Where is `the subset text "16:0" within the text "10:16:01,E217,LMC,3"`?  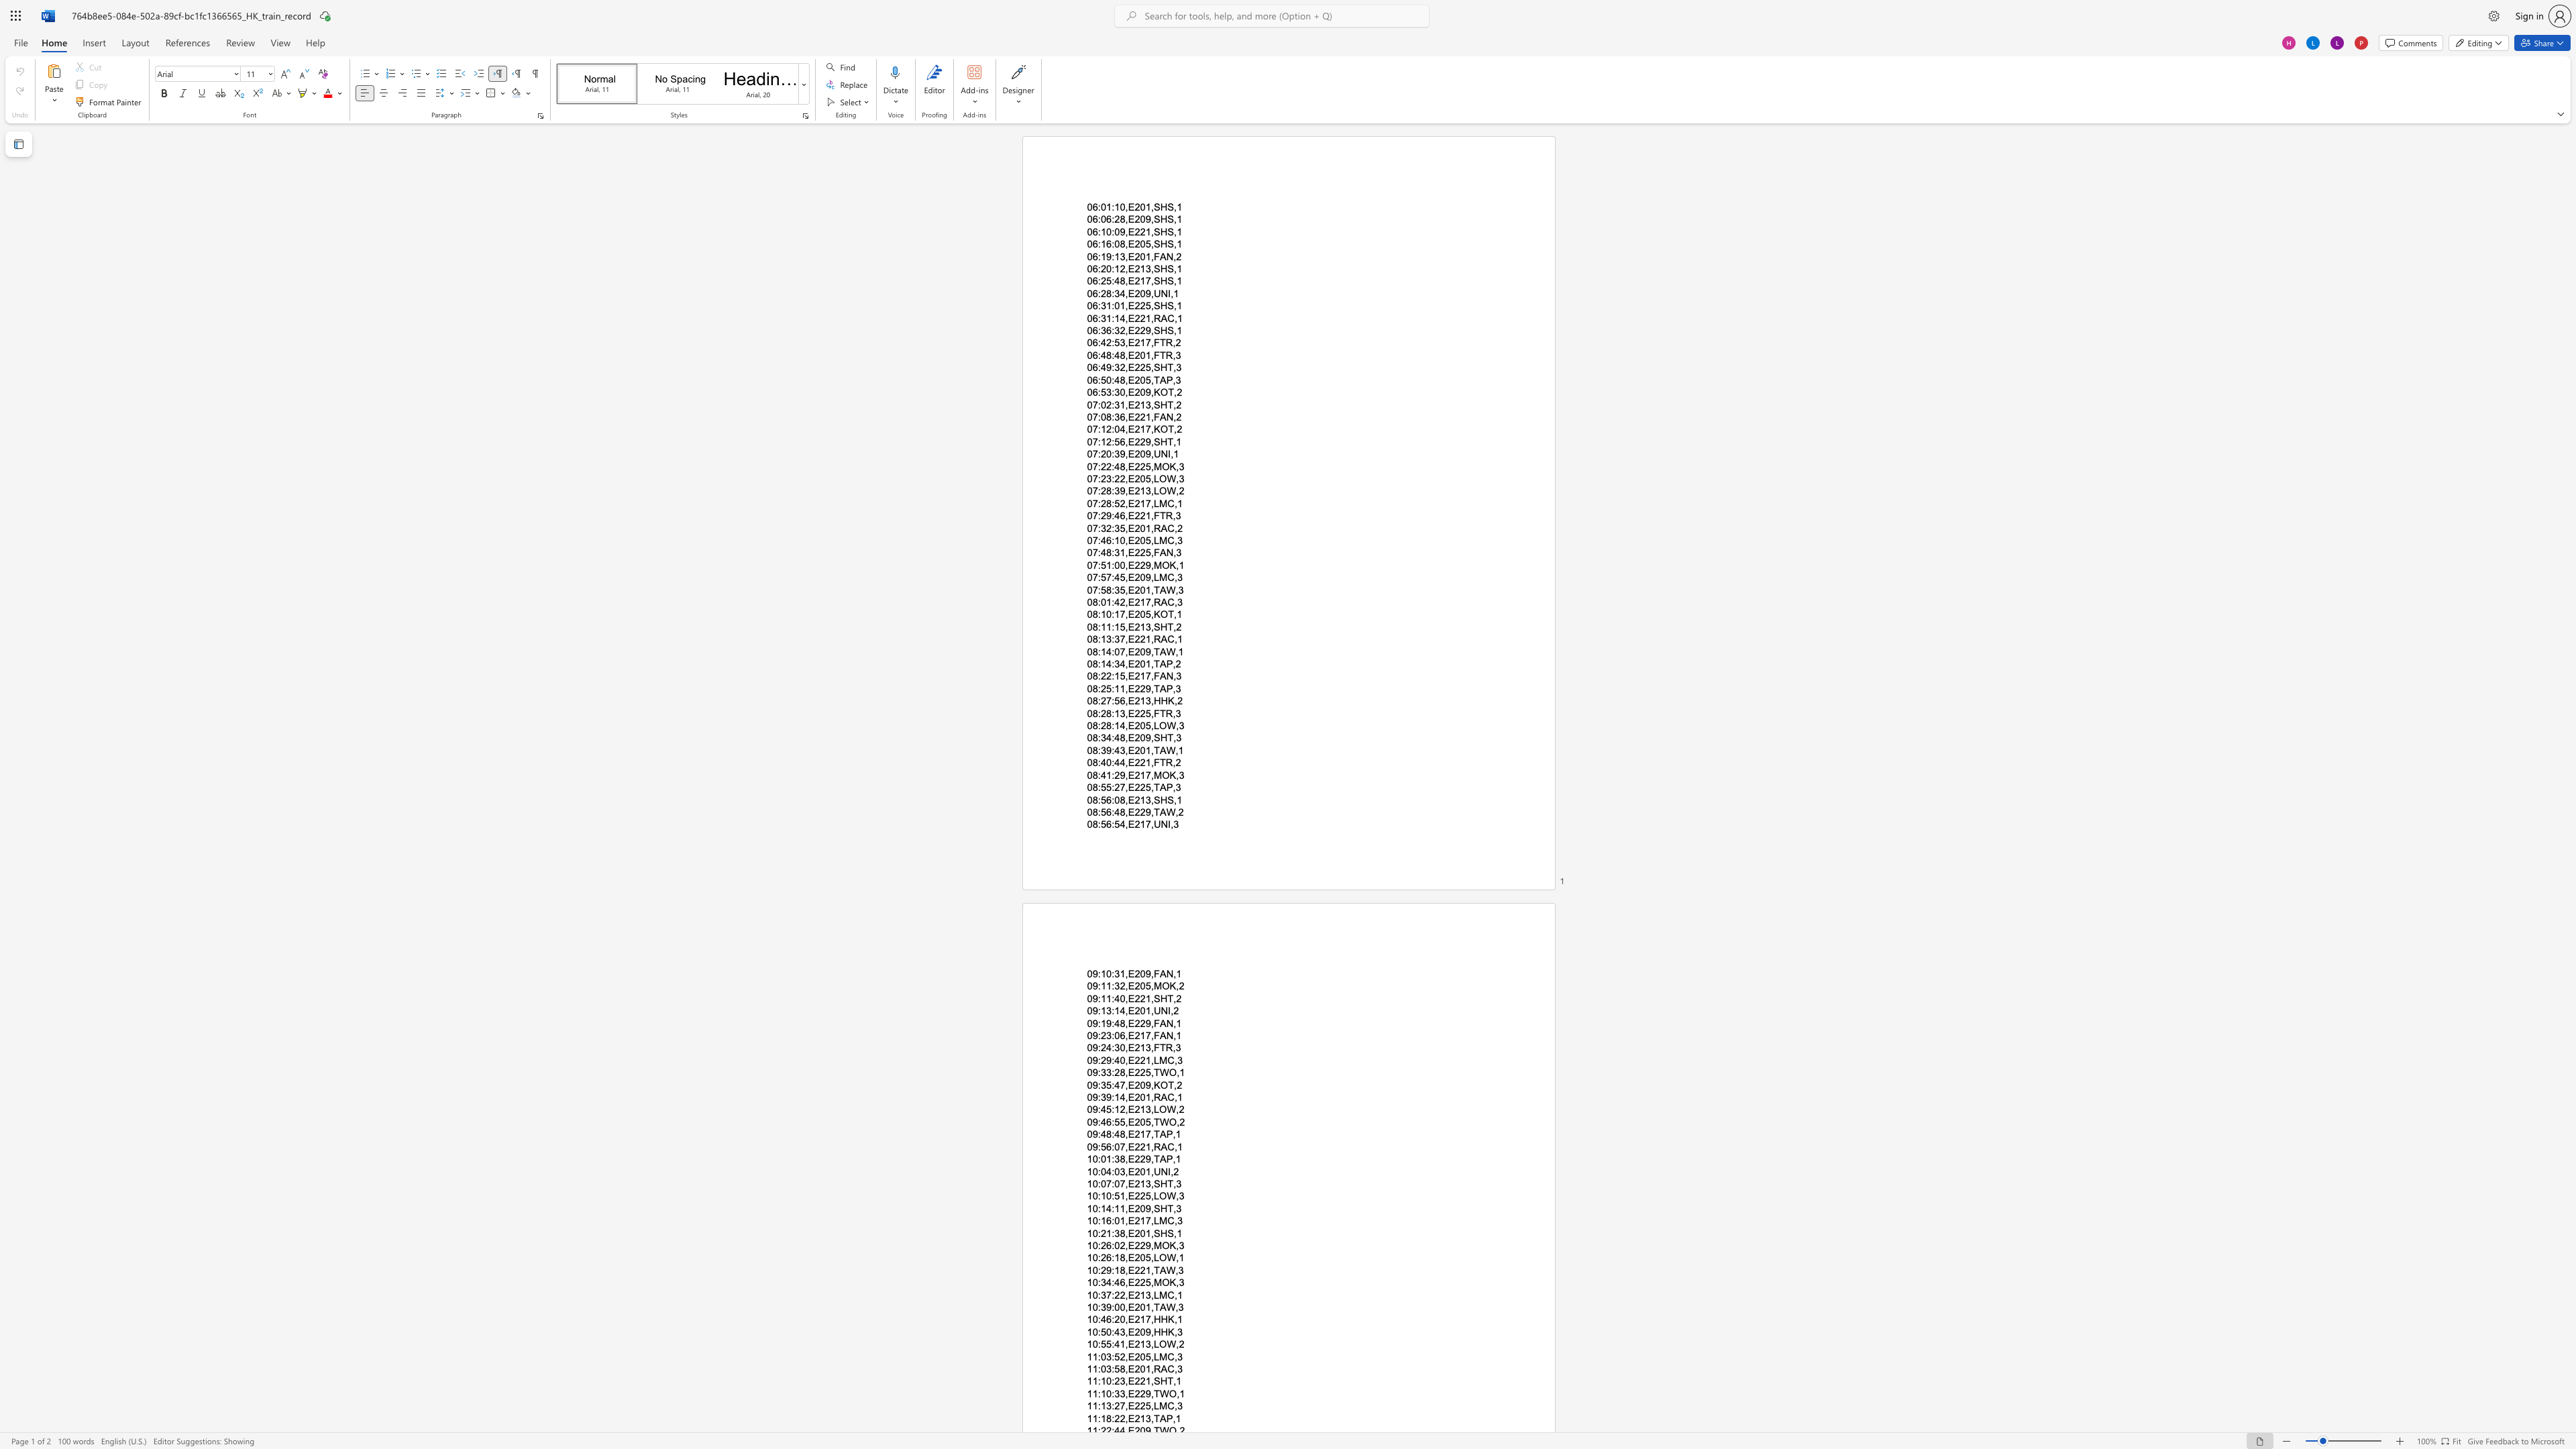 the subset text "16:0" within the text "10:16:01,E217,LMC,3" is located at coordinates (1100, 1220).